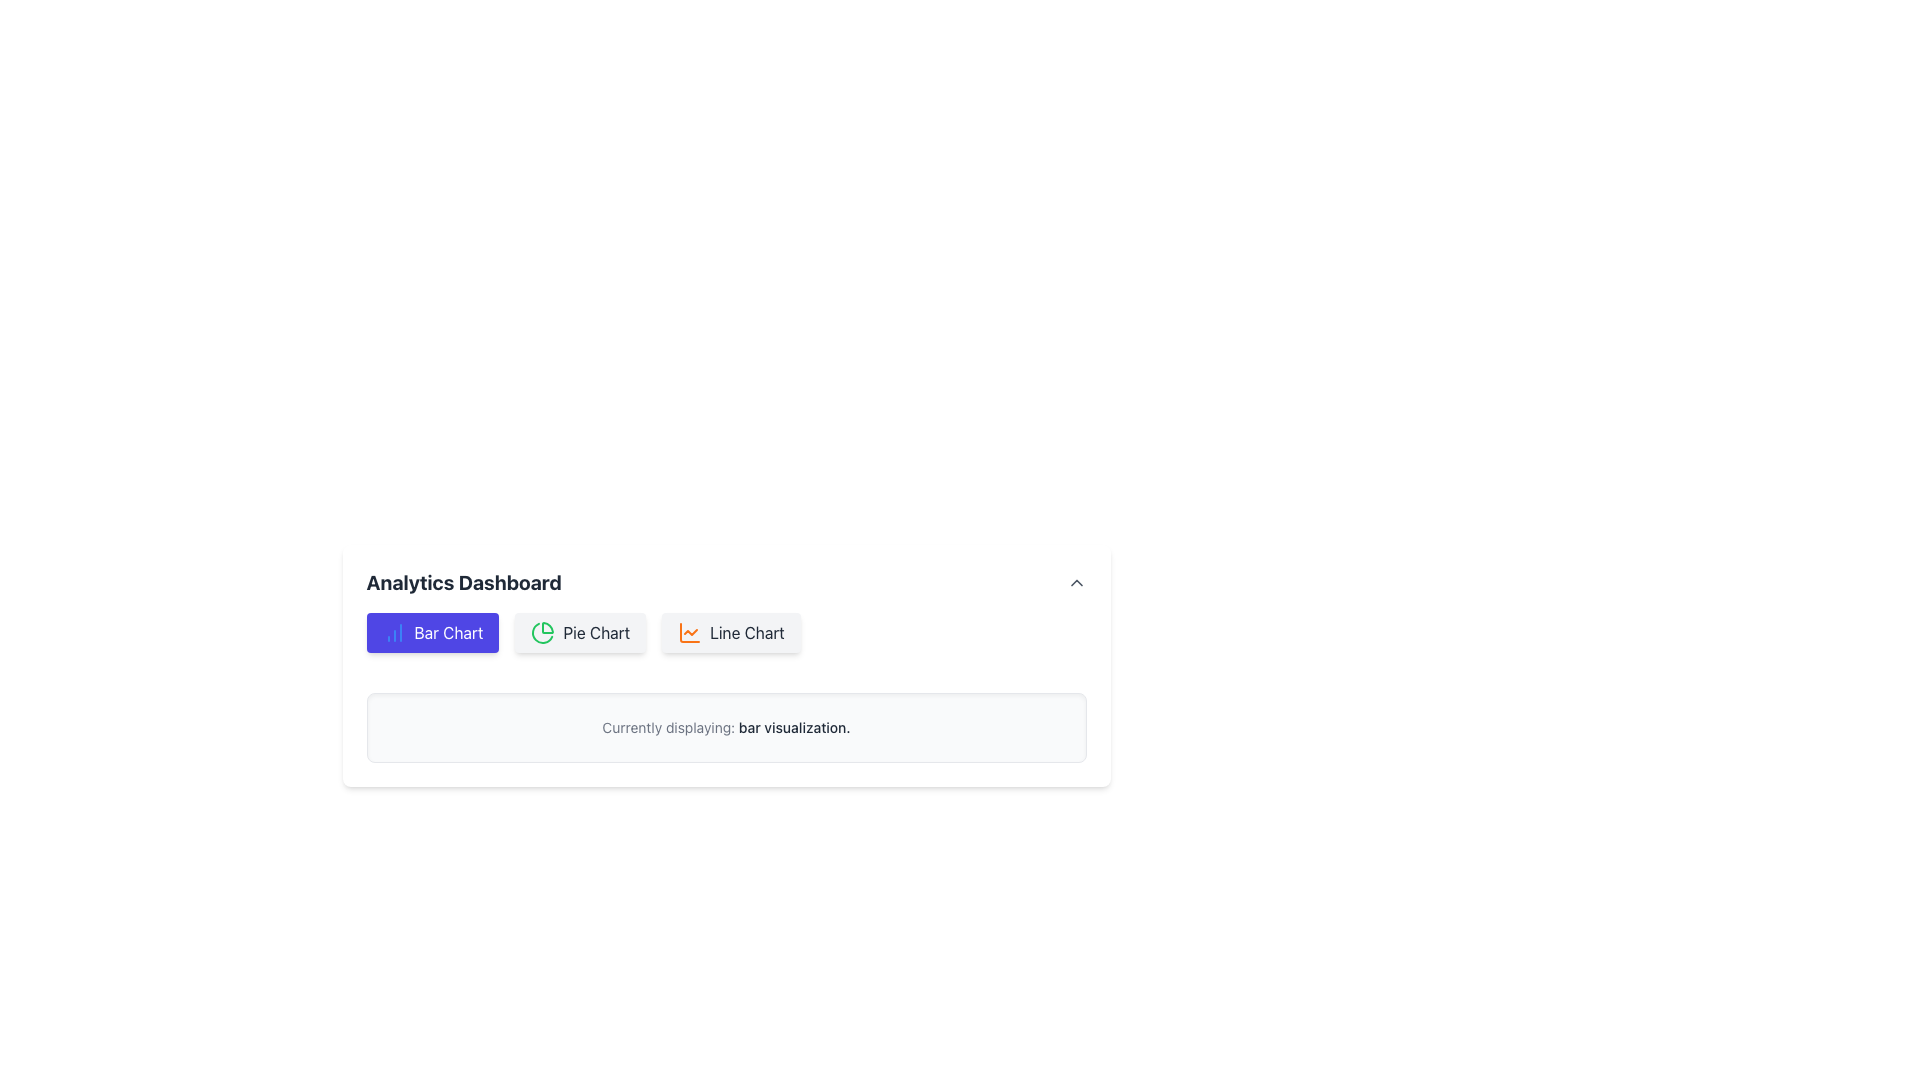 This screenshot has width=1920, height=1080. What do you see at coordinates (394, 632) in the screenshot?
I see `the small blue bar chart icon located to the left of the 'Bar Chart' button in the chart selection interface` at bounding box center [394, 632].